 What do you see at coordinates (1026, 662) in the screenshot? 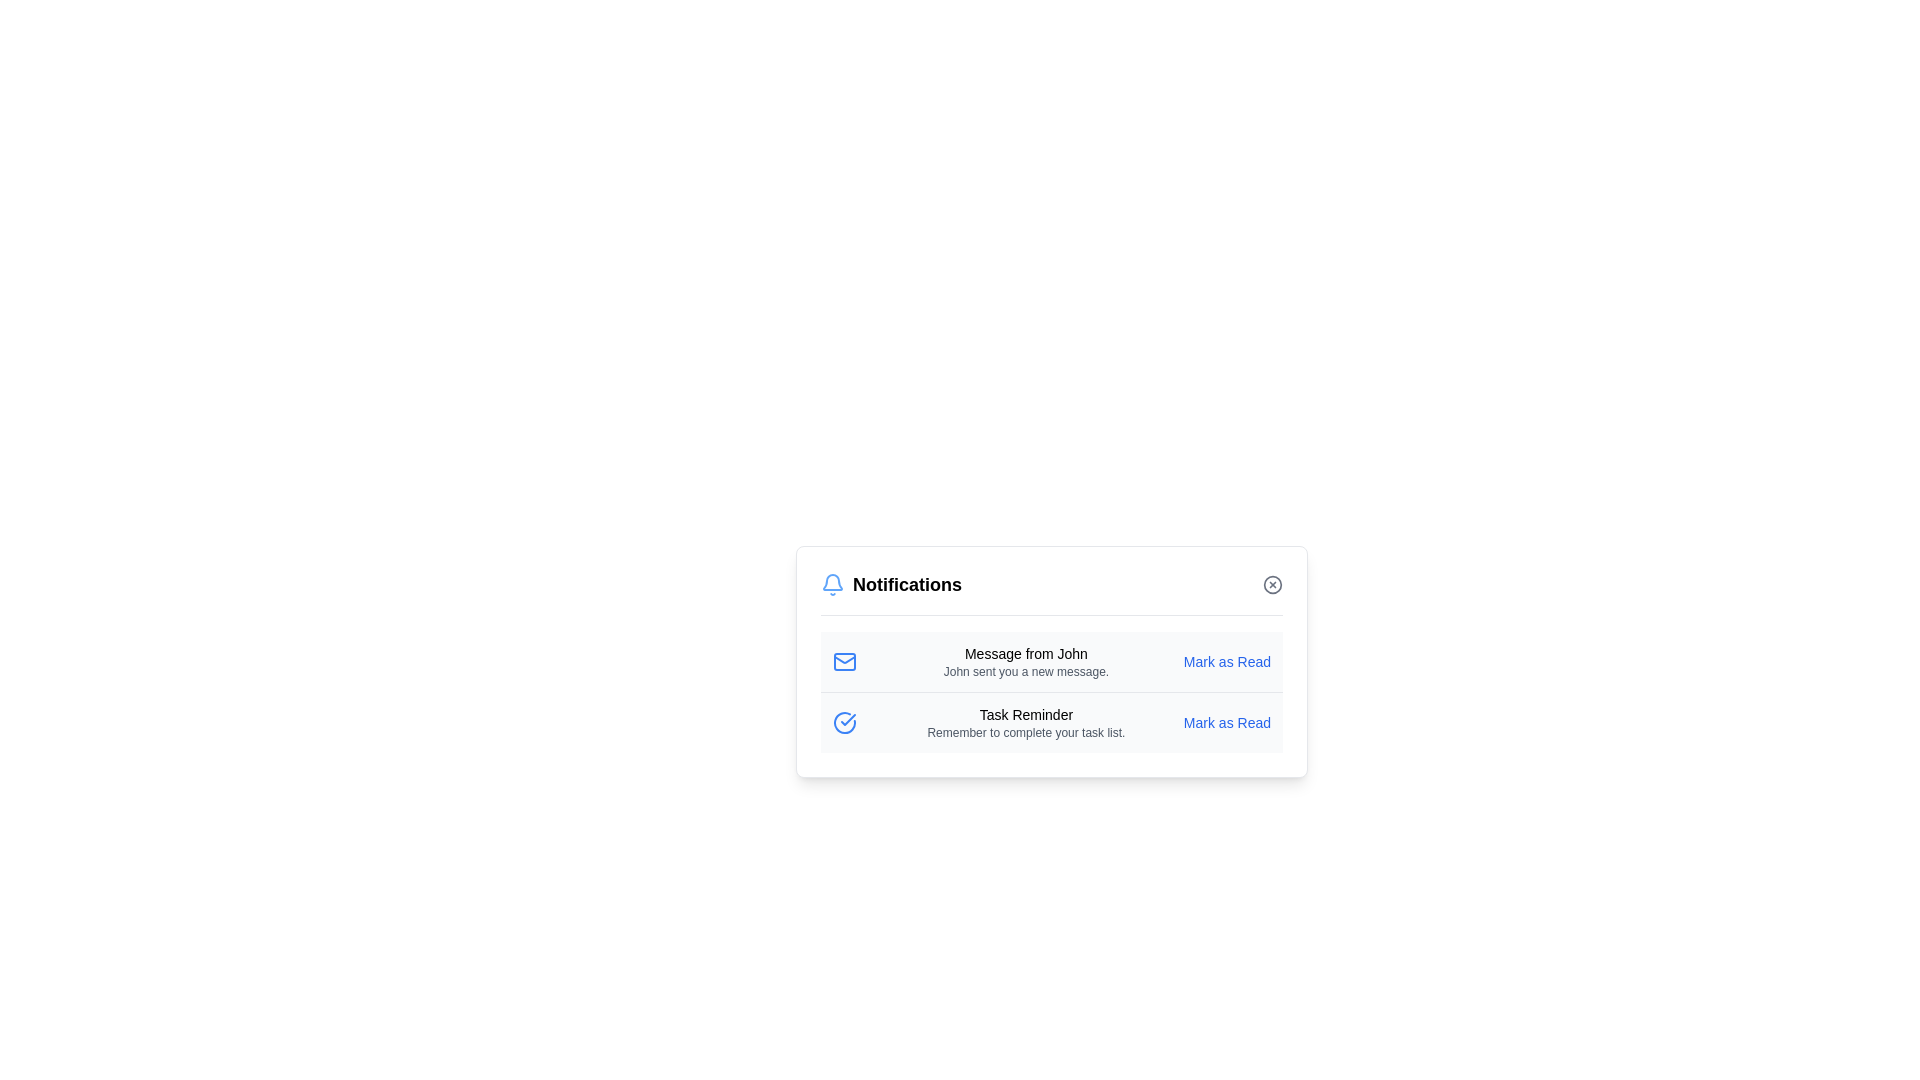
I see `the text block displaying the notification 'Message from John' which includes the smaller text 'John sent you a new message.'` at bounding box center [1026, 662].